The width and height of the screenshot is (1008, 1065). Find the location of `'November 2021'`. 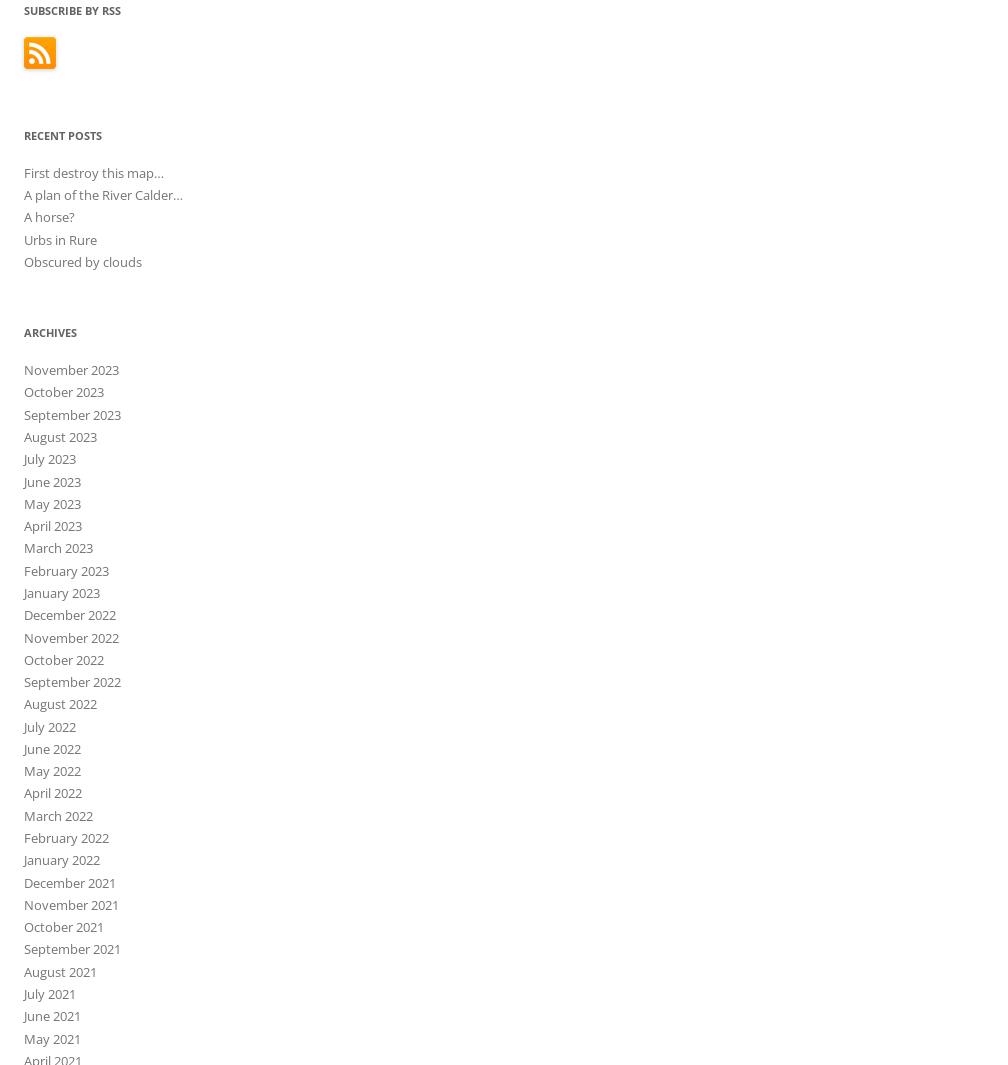

'November 2021' is located at coordinates (23, 903).